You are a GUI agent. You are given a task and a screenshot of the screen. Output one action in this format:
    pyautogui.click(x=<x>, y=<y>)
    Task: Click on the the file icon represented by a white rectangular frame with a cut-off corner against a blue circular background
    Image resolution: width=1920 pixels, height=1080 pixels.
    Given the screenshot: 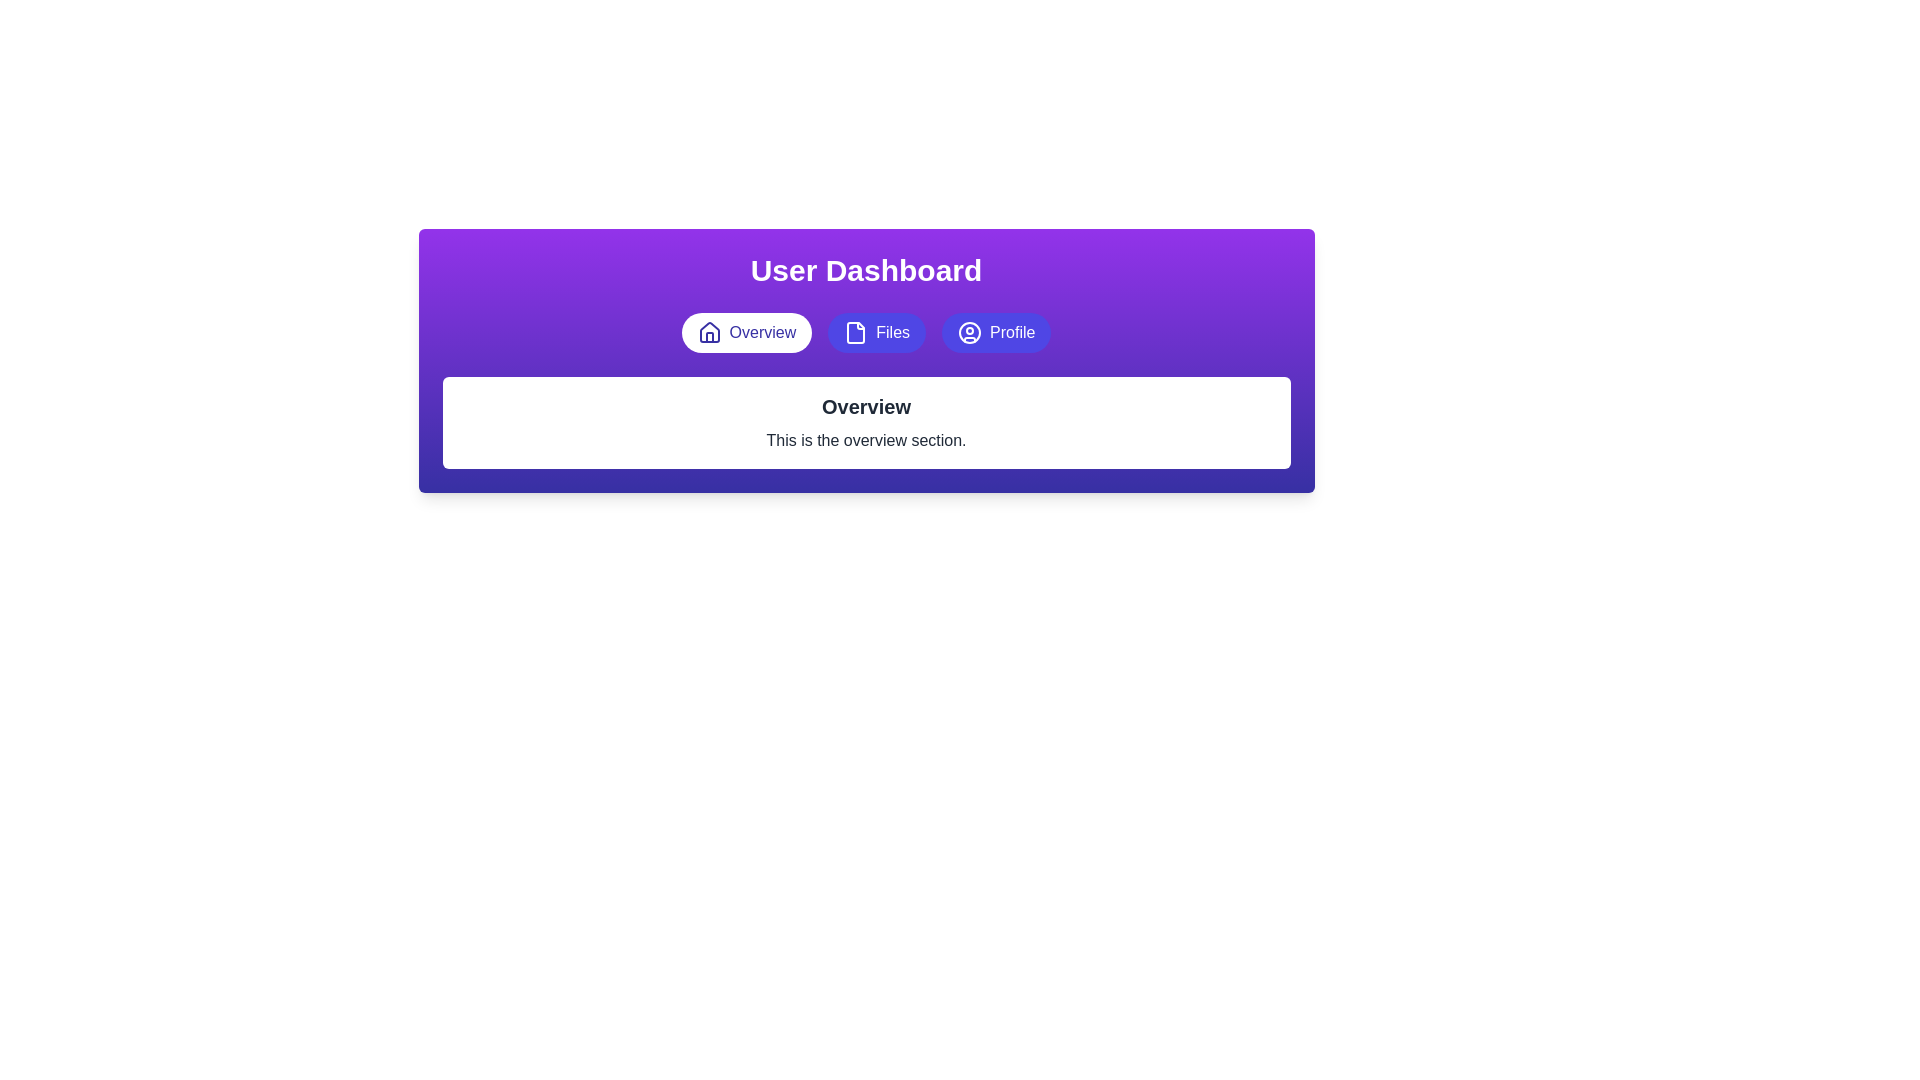 What is the action you would take?
    pyautogui.click(x=856, y=331)
    